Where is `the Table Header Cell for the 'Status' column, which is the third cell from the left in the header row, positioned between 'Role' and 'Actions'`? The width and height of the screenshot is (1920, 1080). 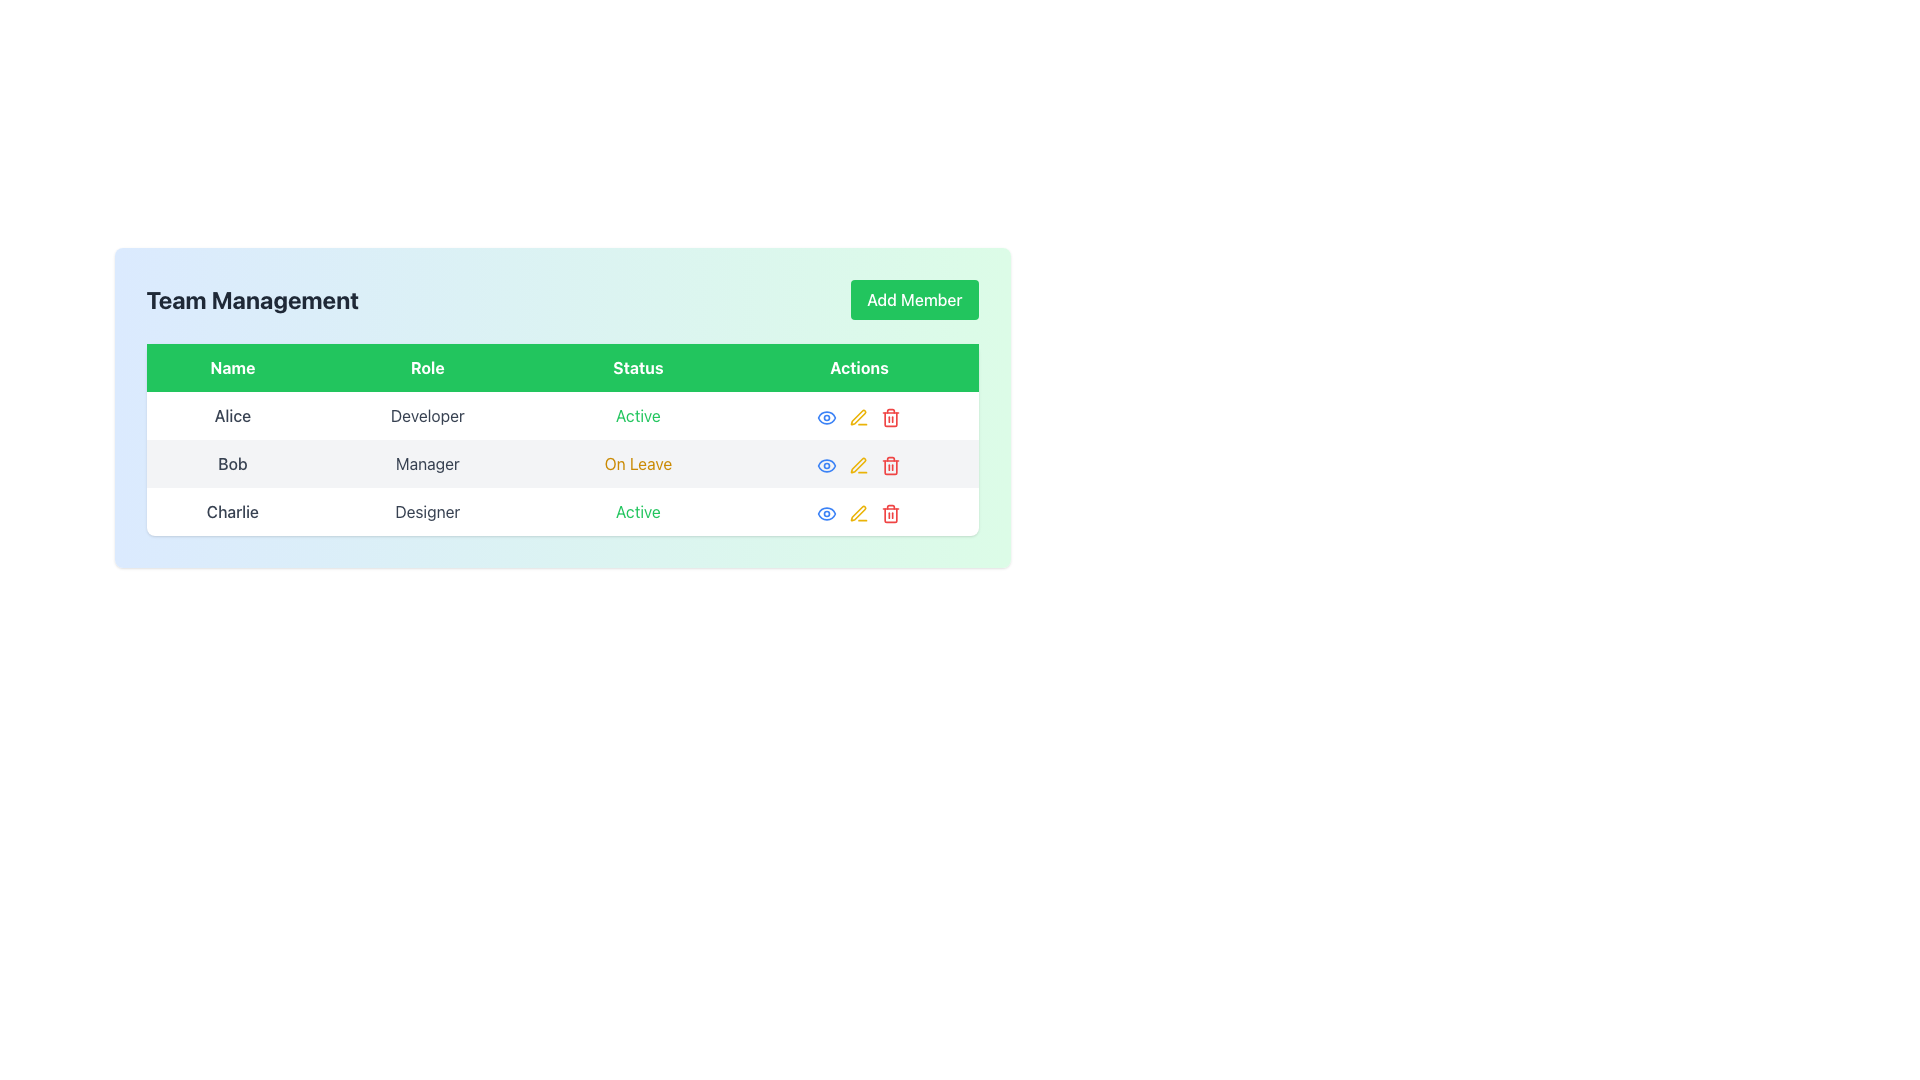
the Table Header Cell for the 'Status' column, which is the third cell from the left in the header row, positioned between 'Role' and 'Actions' is located at coordinates (637, 367).